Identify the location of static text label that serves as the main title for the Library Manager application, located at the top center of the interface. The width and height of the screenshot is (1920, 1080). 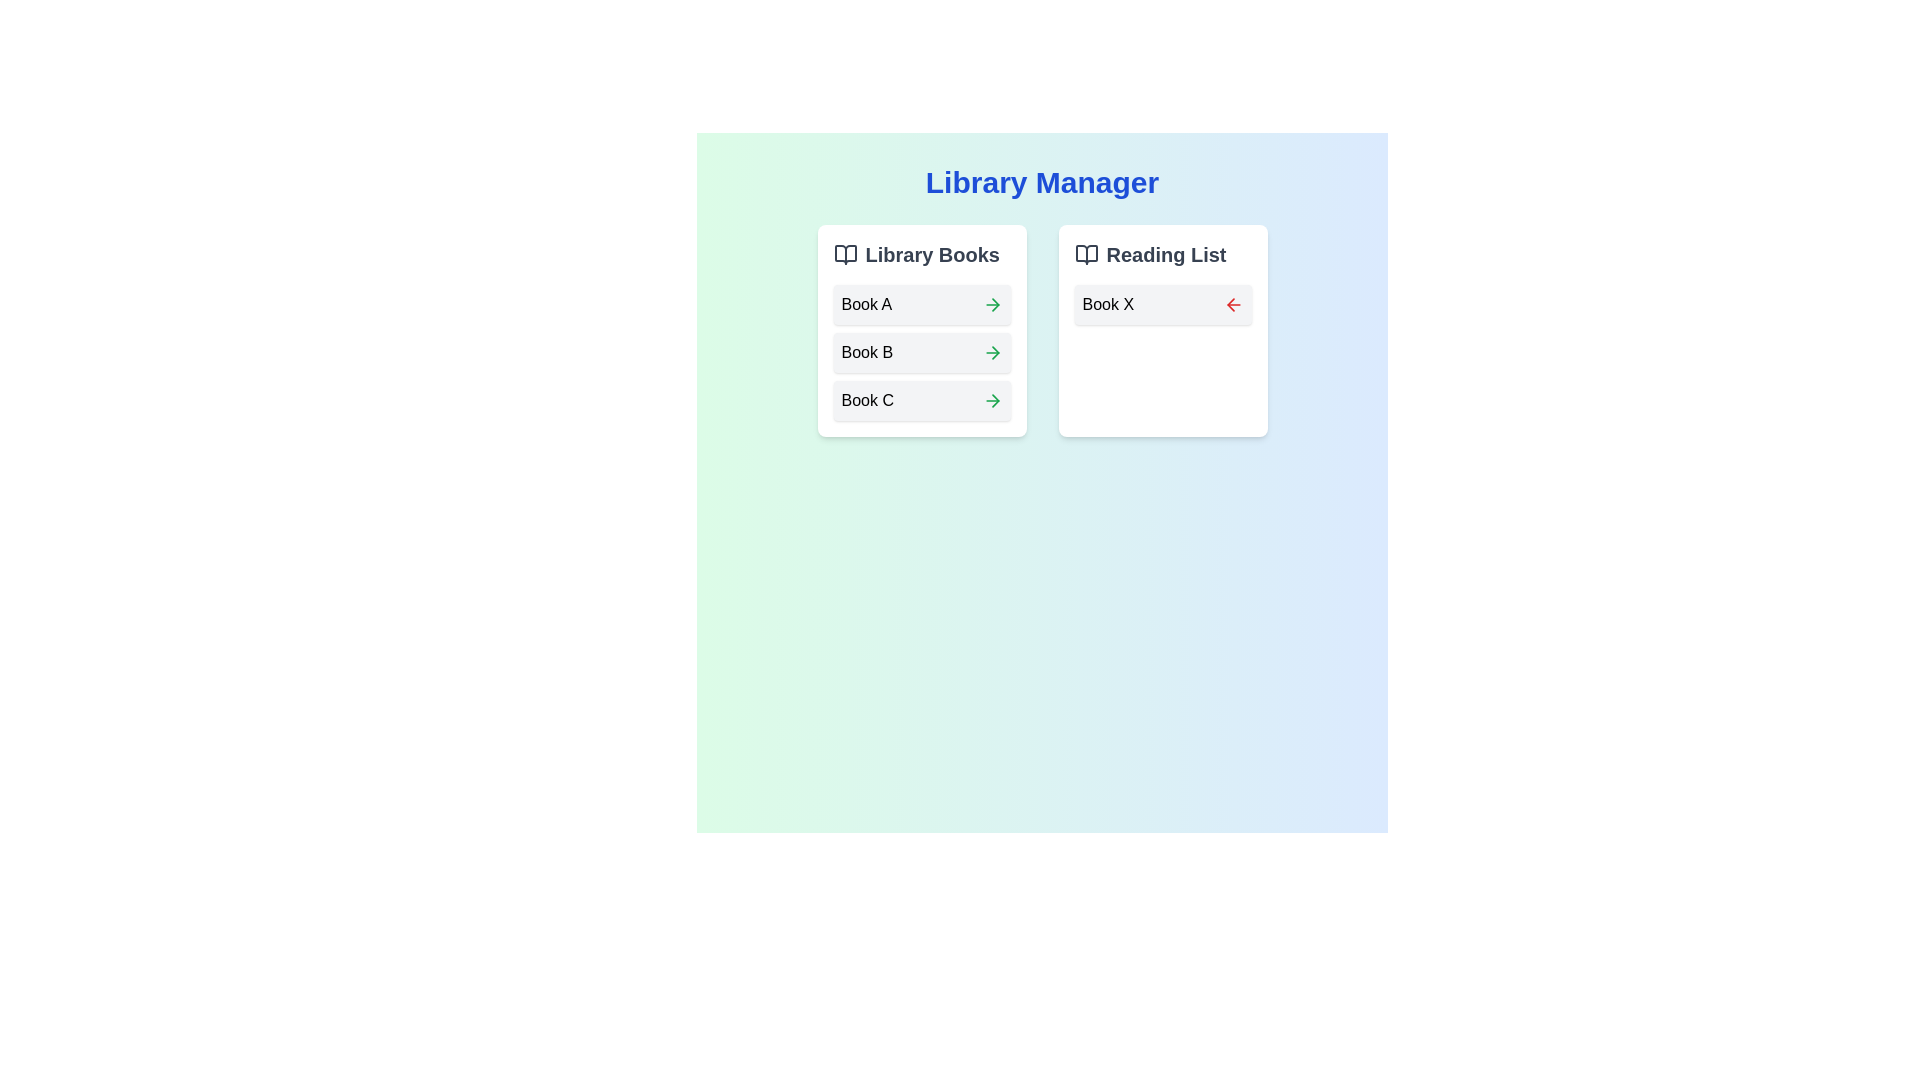
(1041, 182).